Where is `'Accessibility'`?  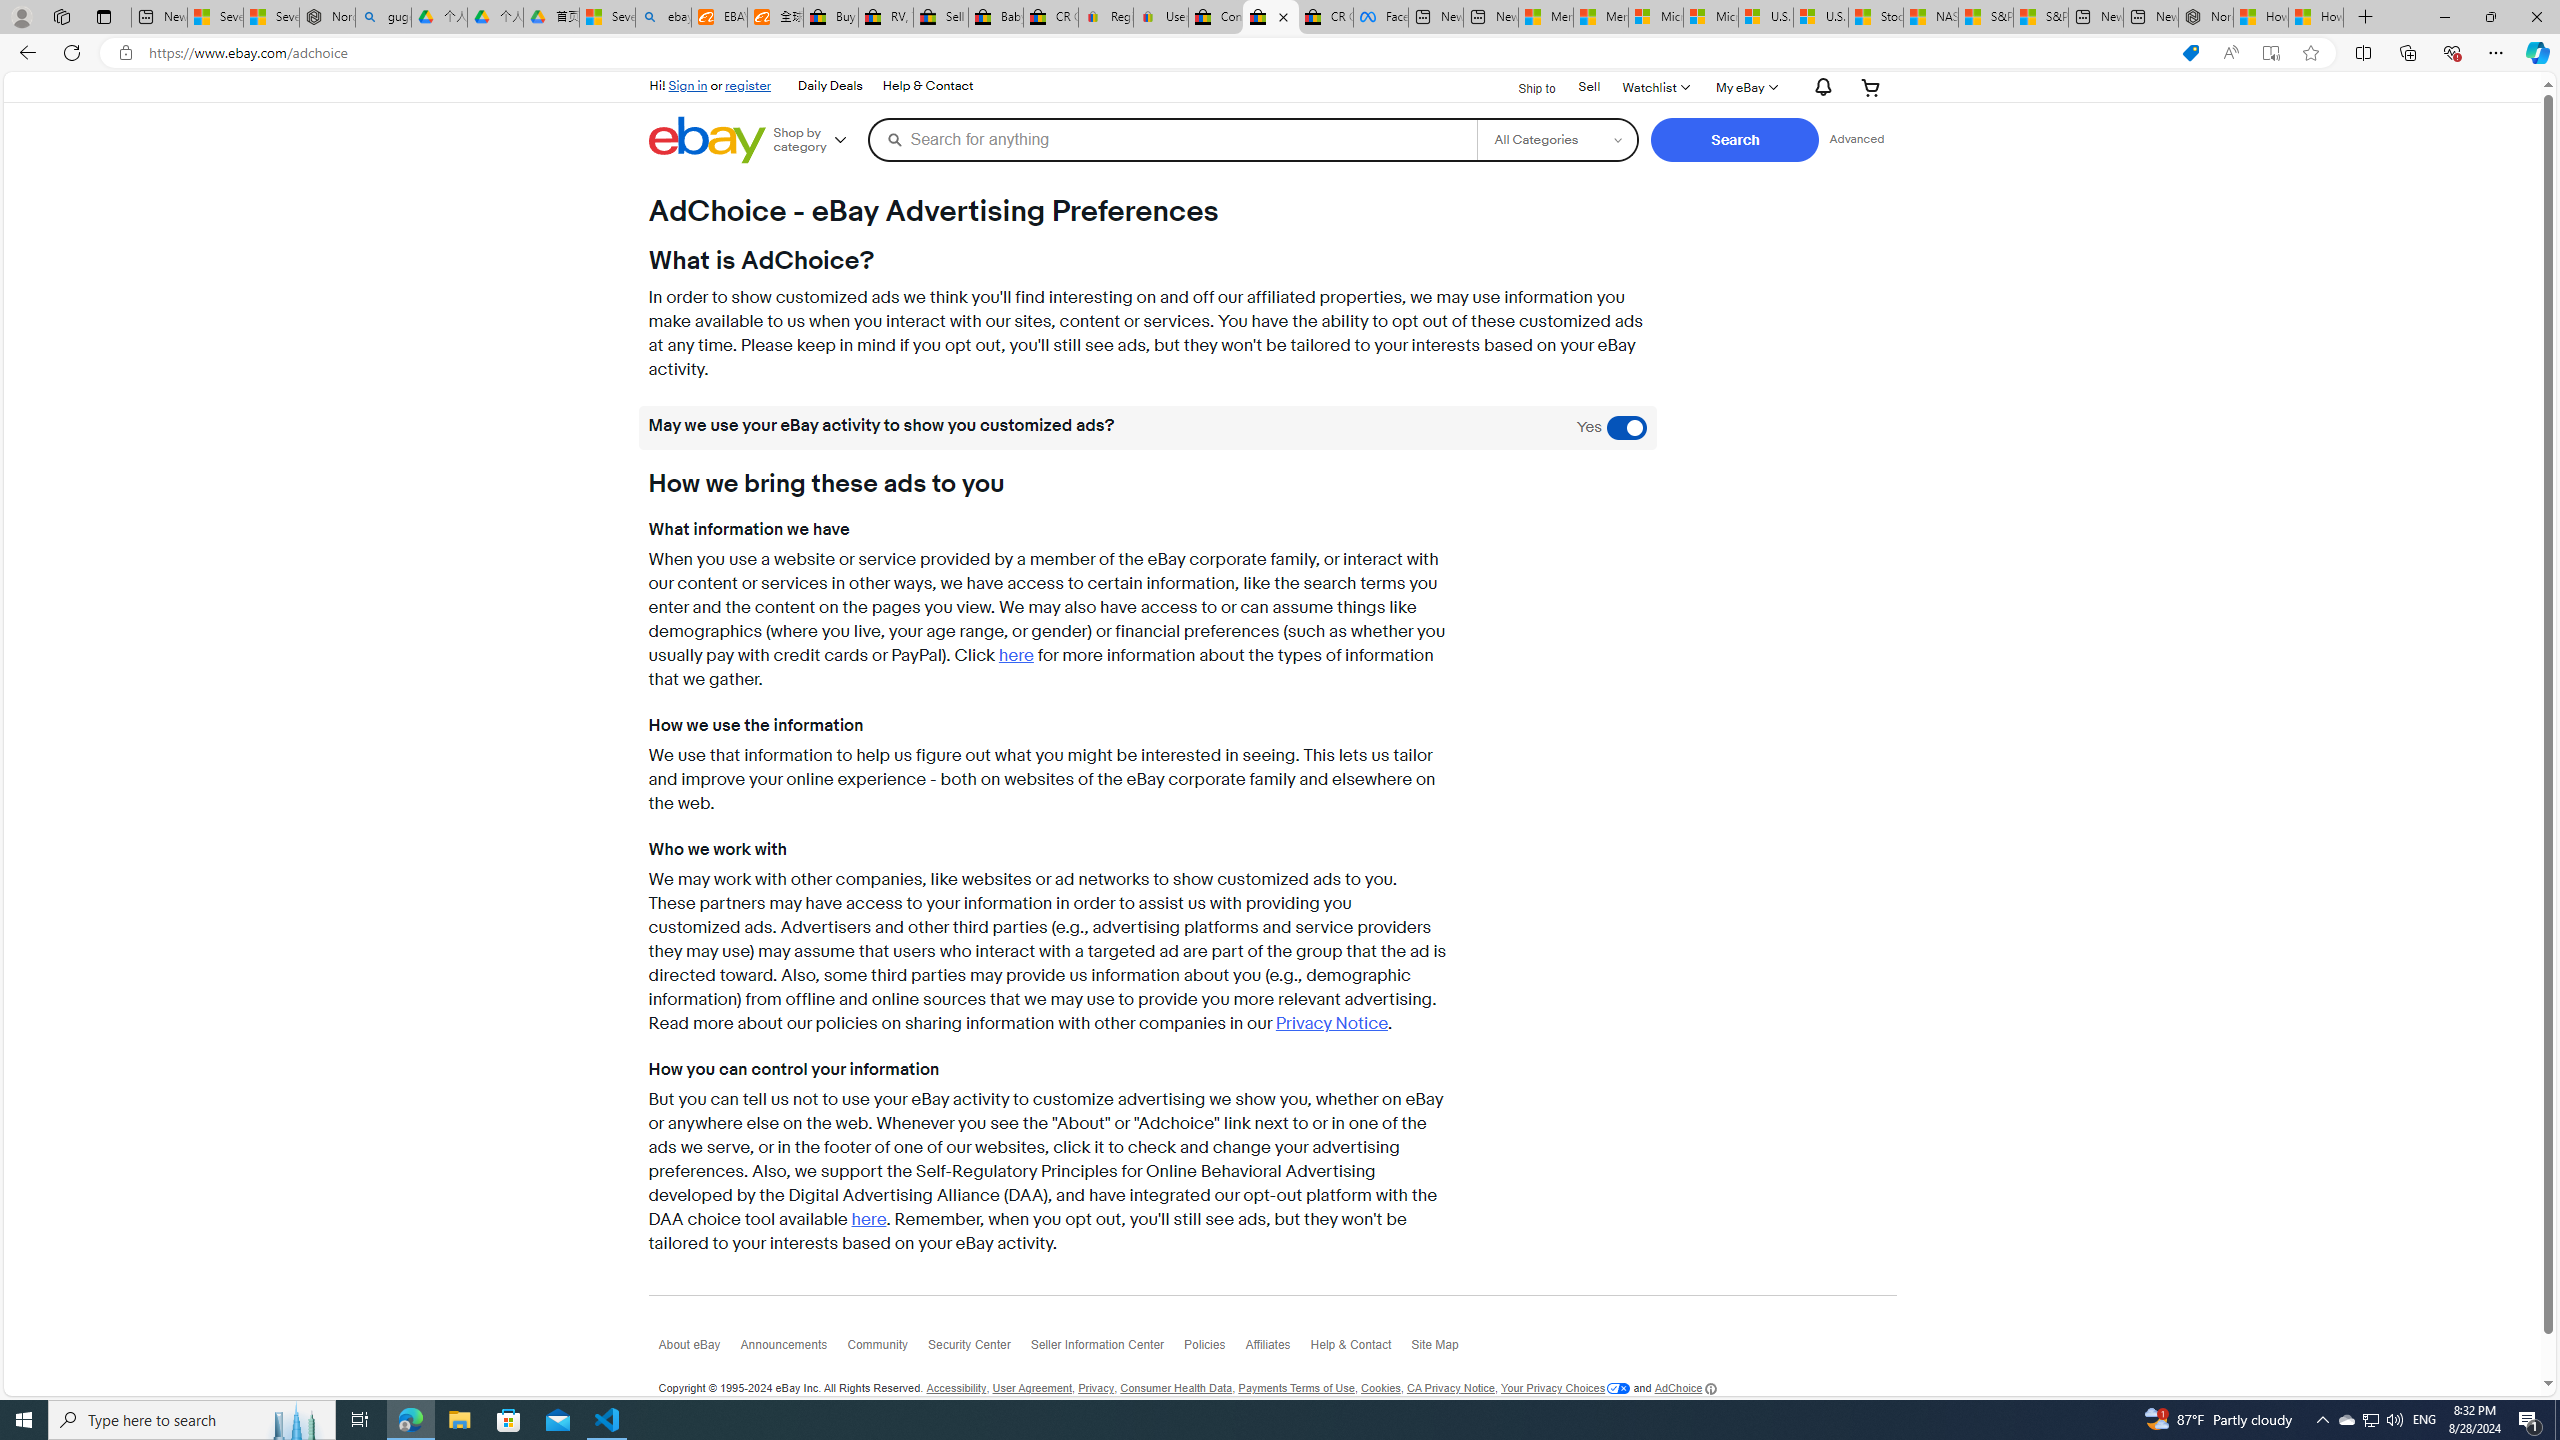
'Accessibility' is located at coordinates (957, 1387).